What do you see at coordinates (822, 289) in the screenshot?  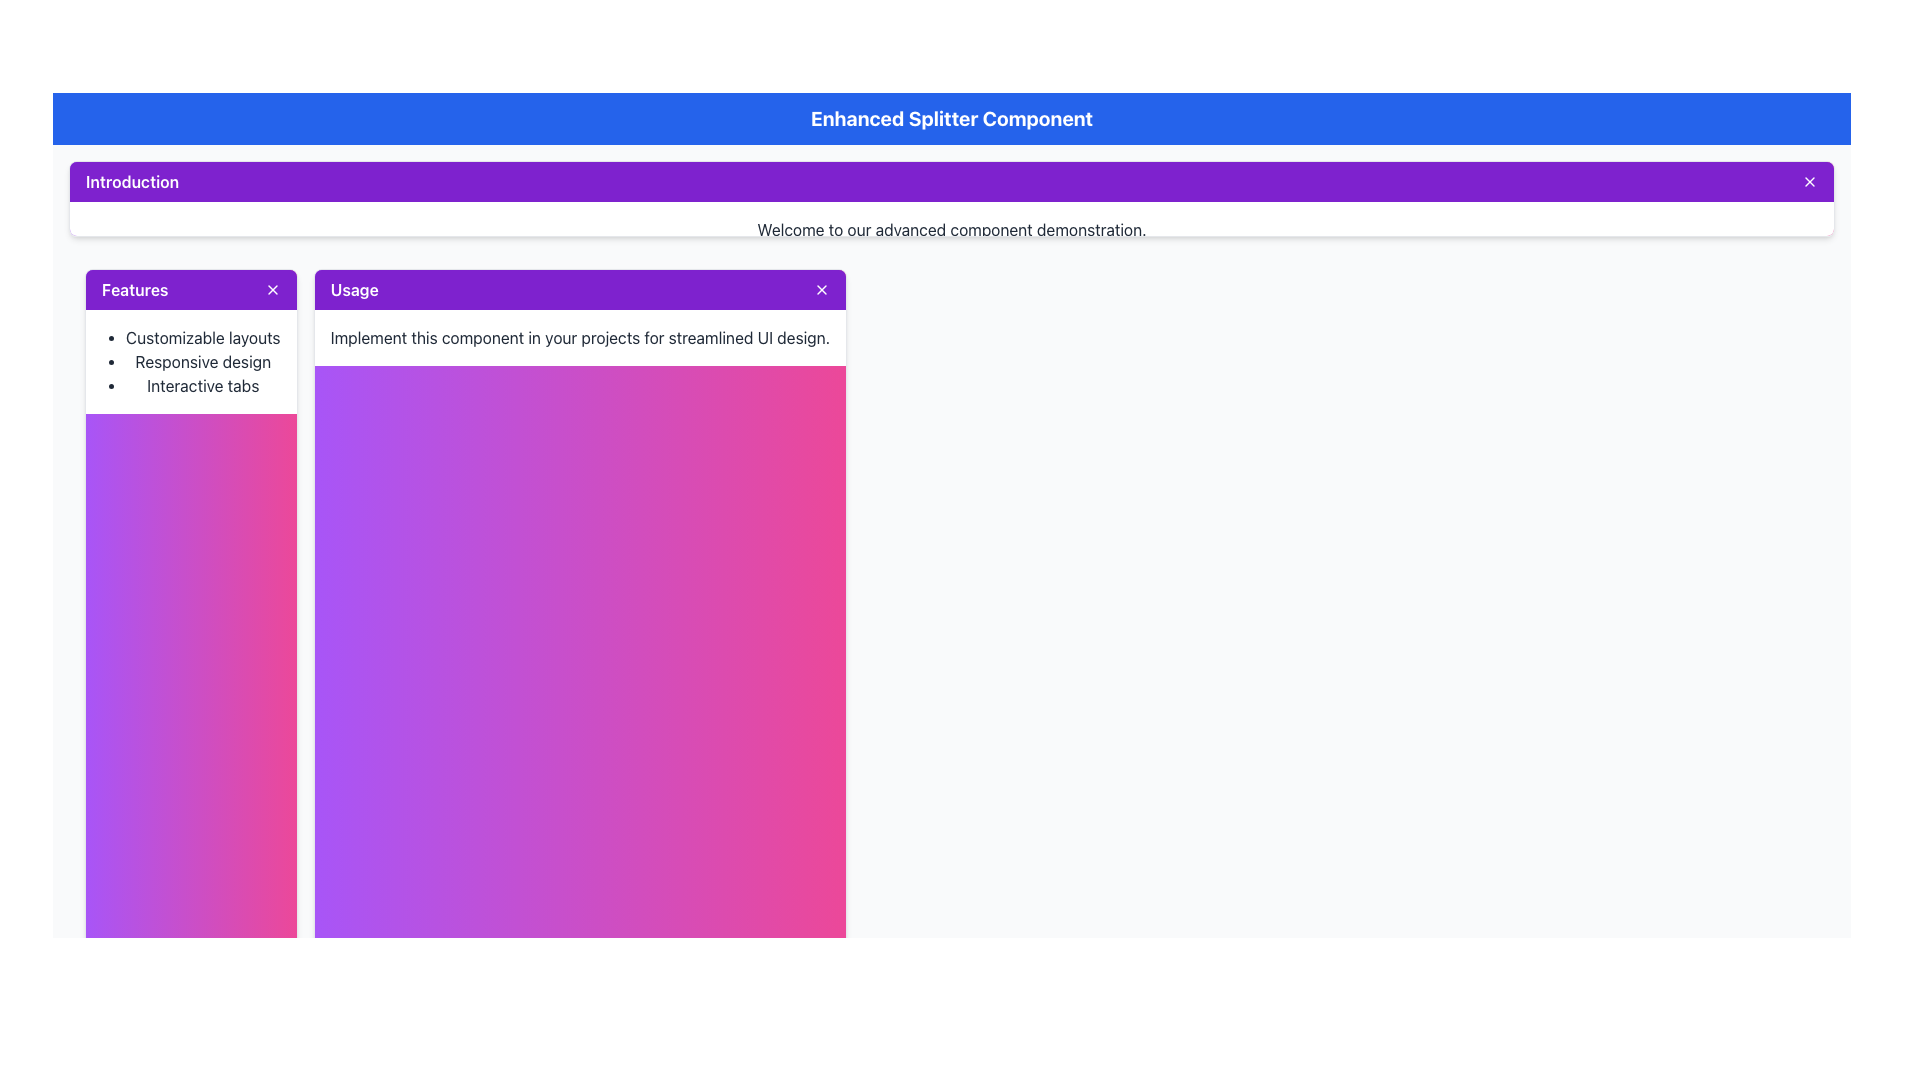 I see `the close icon located in the top-right corner of the purple header bar within the 'Usage' section, adjacent to the 'Usage' label` at bounding box center [822, 289].